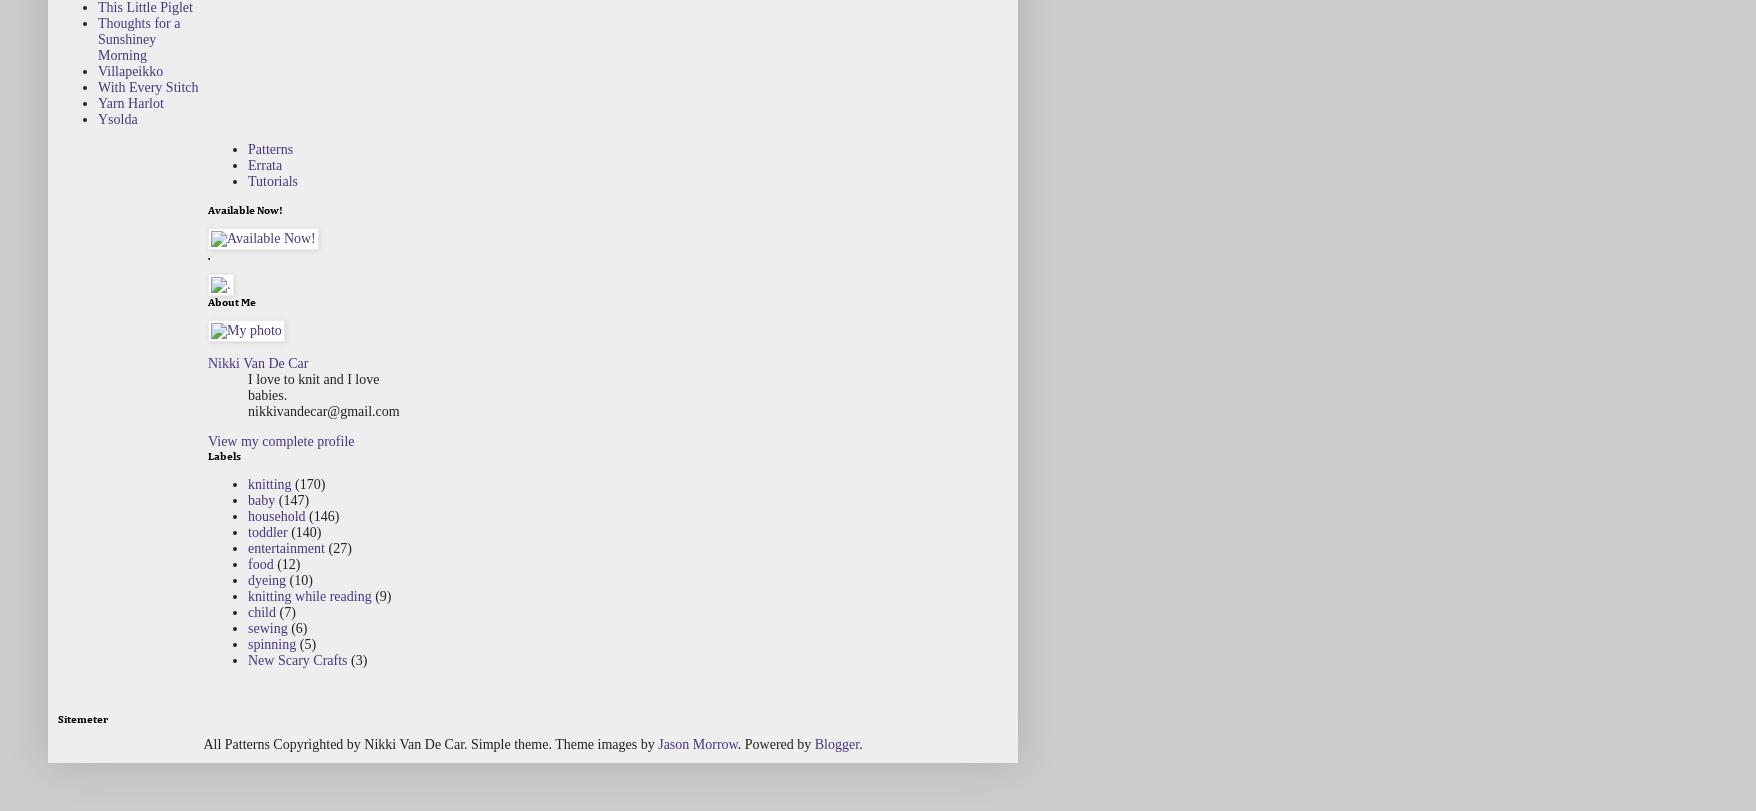 Image resolution: width=1756 pixels, height=811 pixels. I want to click on 'child', so click(247, 610).